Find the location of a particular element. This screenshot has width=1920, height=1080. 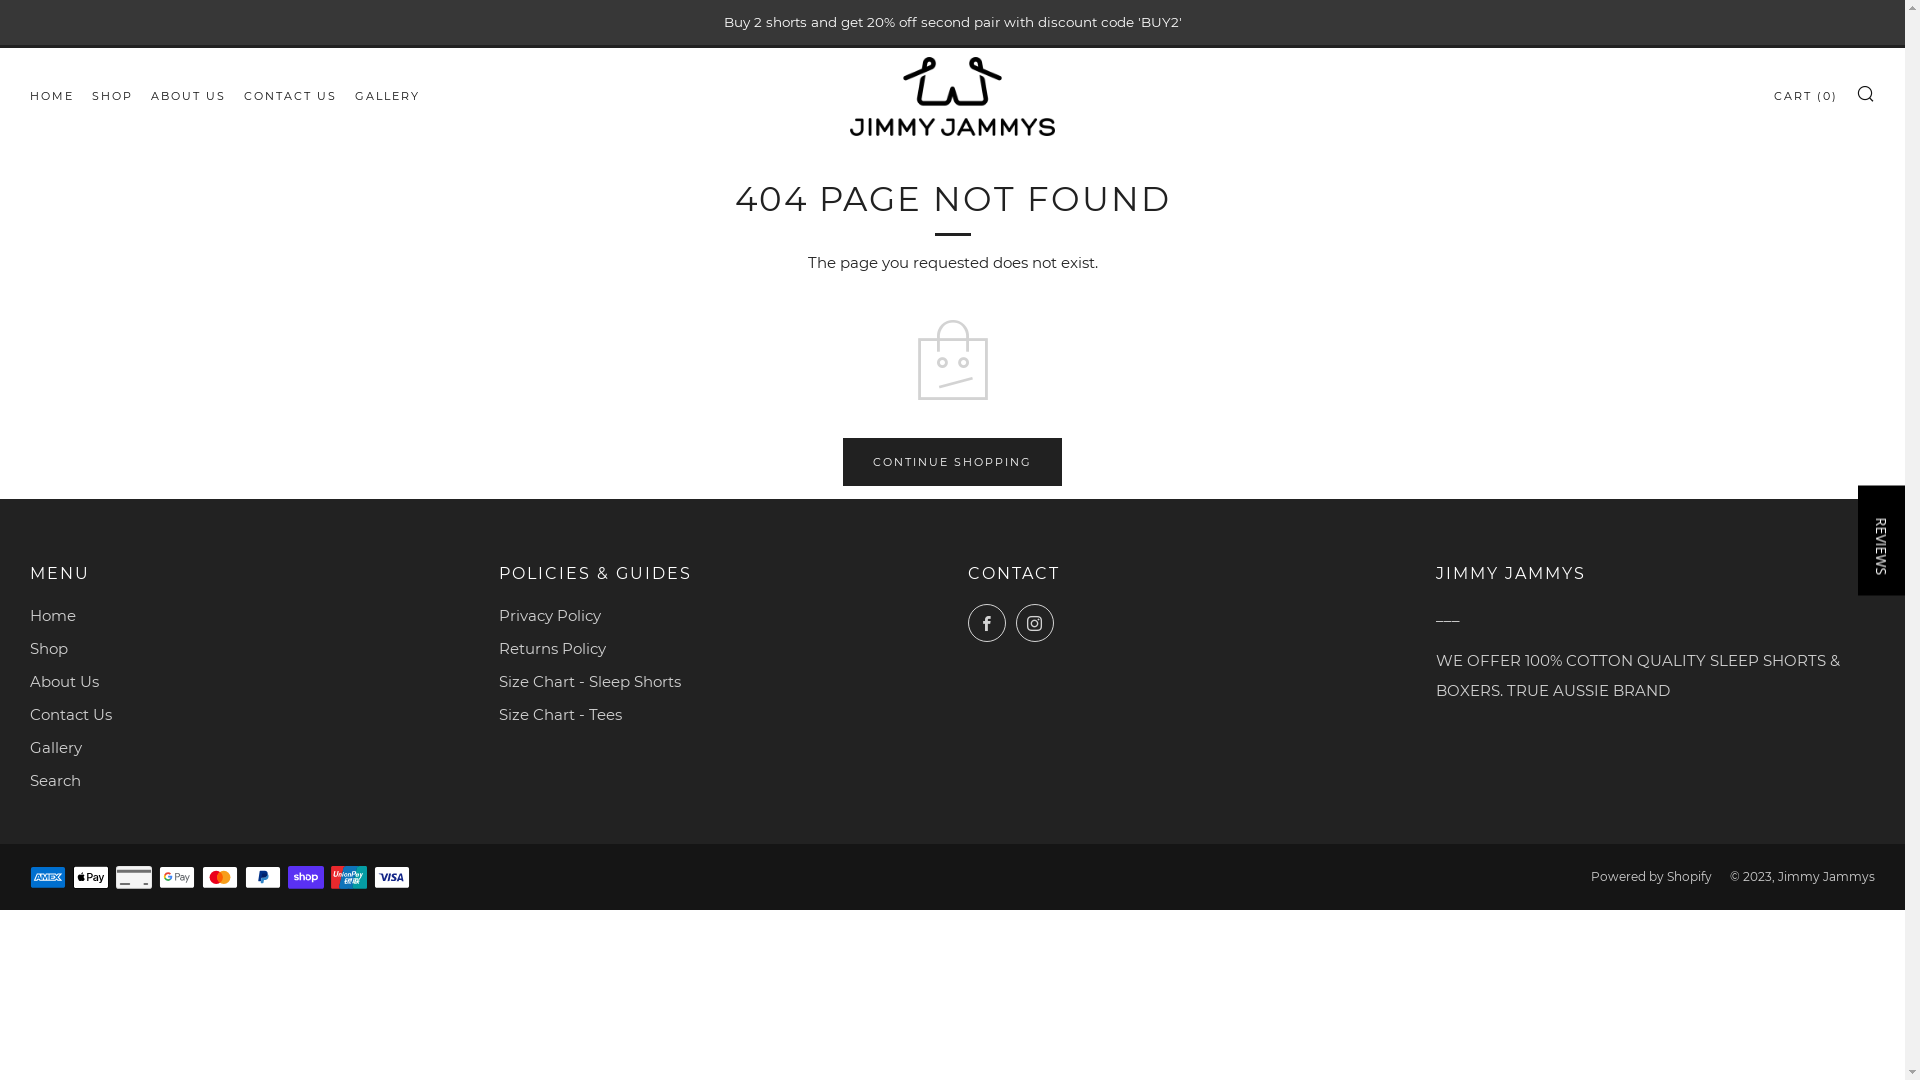

'Size Chart - Sleep Shorts' is located at coordinates (589, 680).